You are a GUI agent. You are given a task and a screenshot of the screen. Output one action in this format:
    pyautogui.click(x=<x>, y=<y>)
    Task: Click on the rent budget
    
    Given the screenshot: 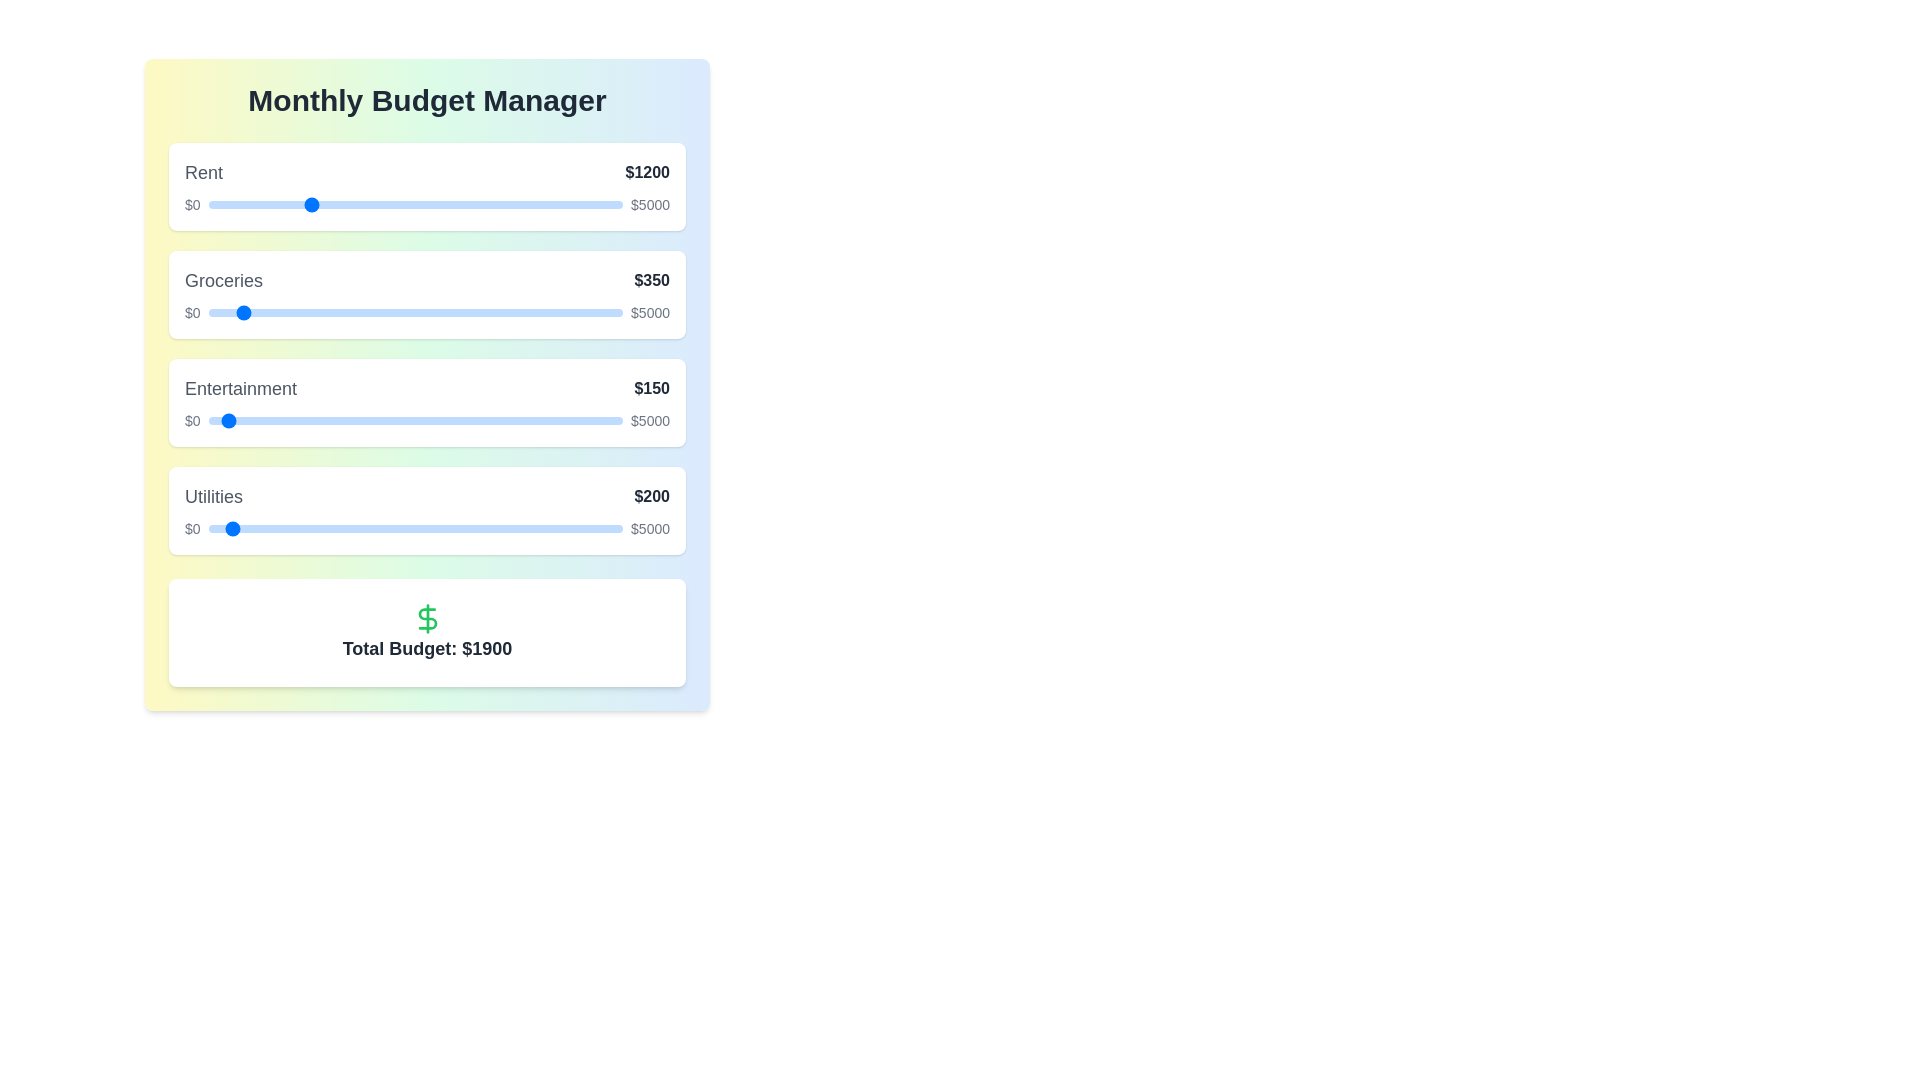 What is the action you would take?
    pyautogui.click(x=221, y=204)
    